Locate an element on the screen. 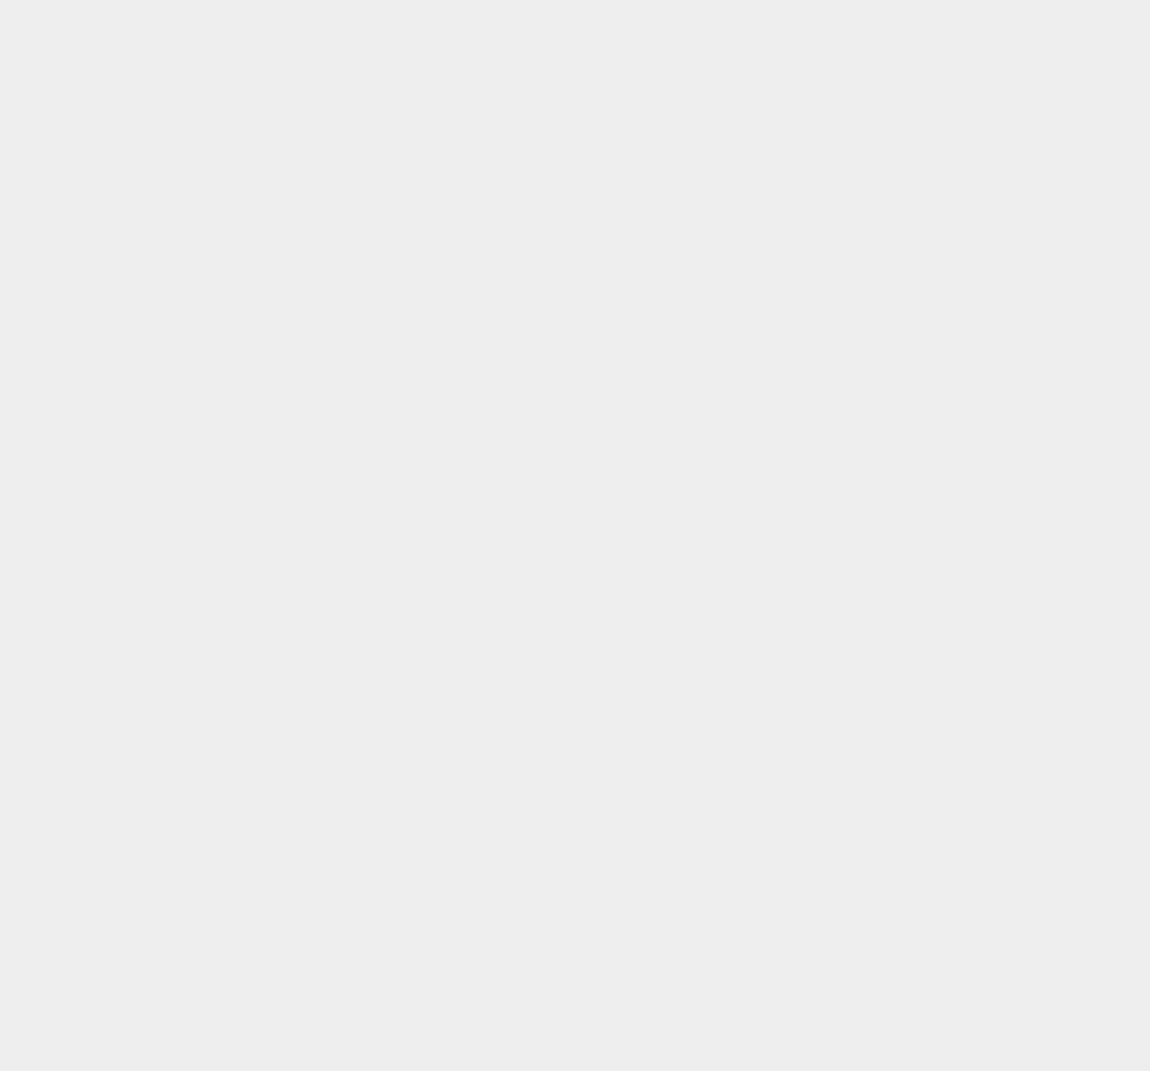  'iTunes' is located at coordinates (831, 833).